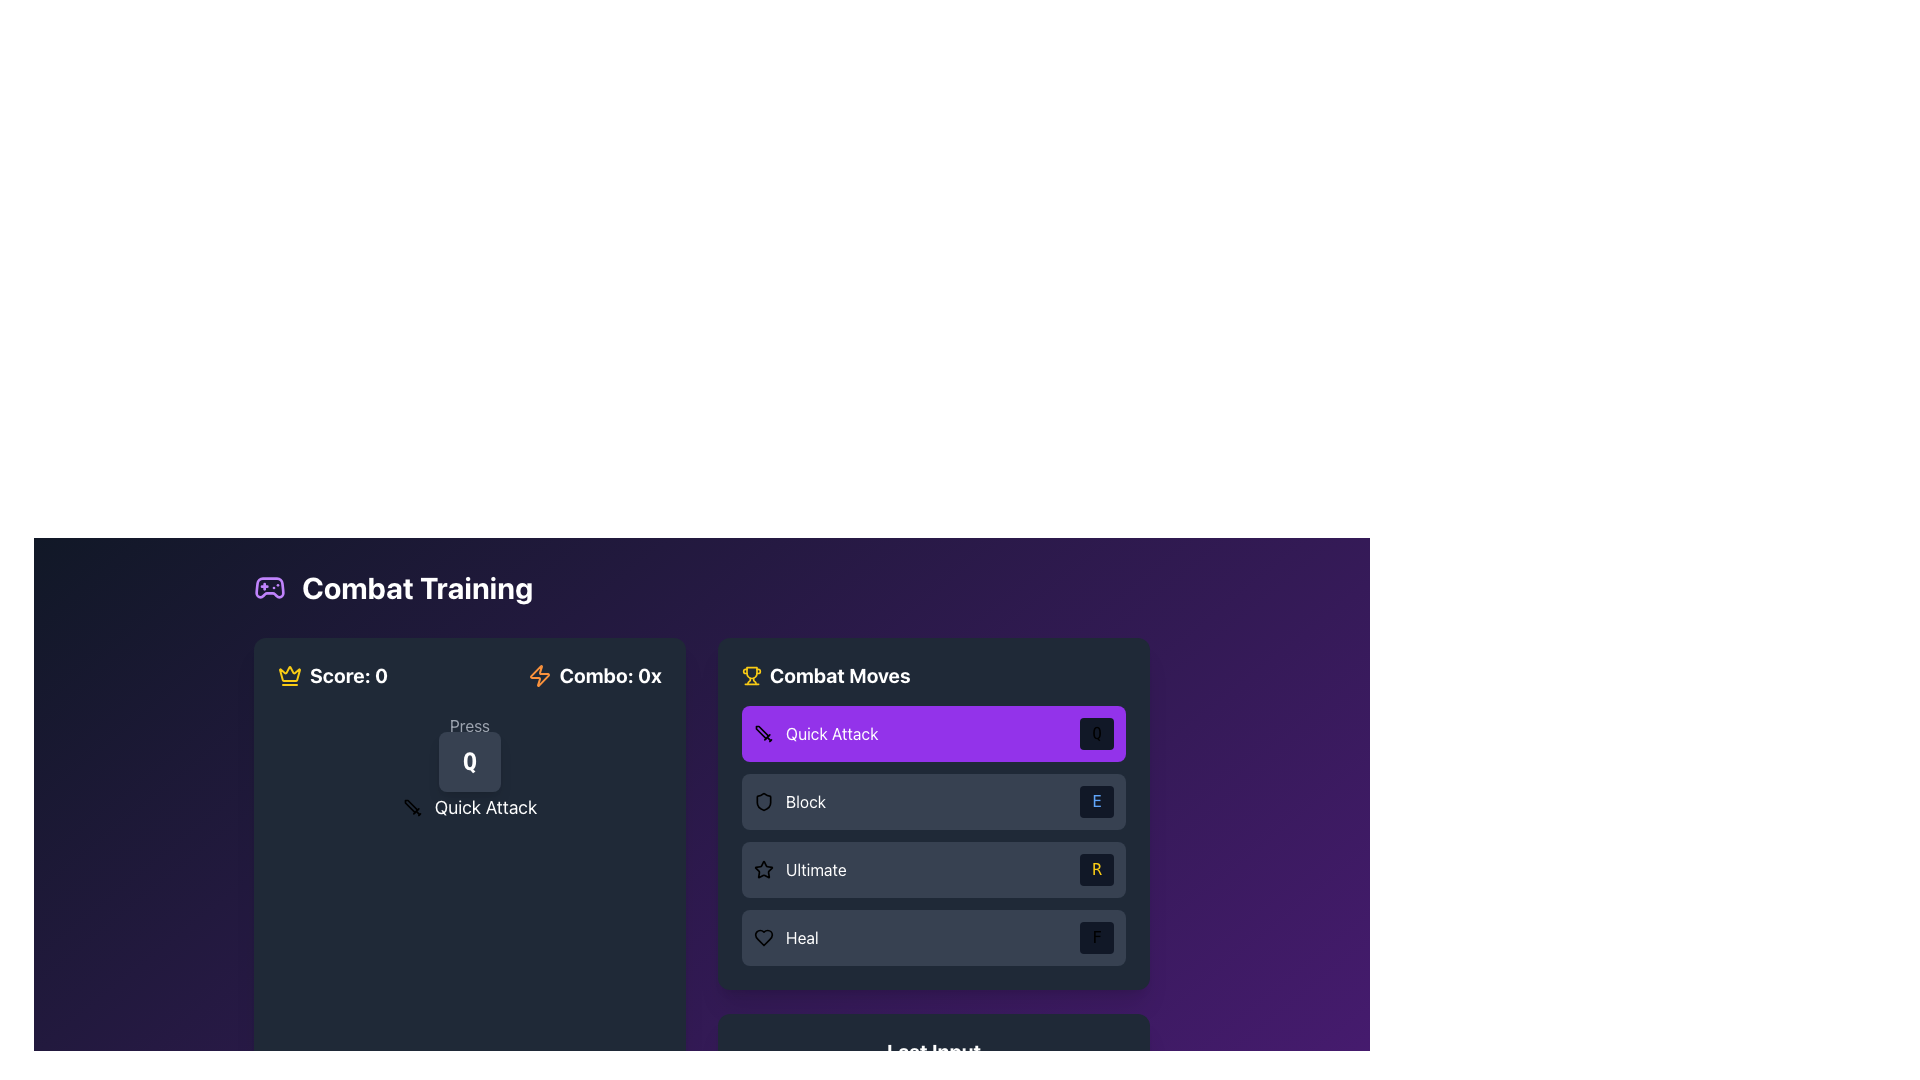  What do you see at coordinates (469, 806) in the screenshot?
I see `the 'Quick Attack' text label with sword icon located in the lower portion of the left-side interface panel labeled 'Combat Training.'` at bounding box center [469, 806].